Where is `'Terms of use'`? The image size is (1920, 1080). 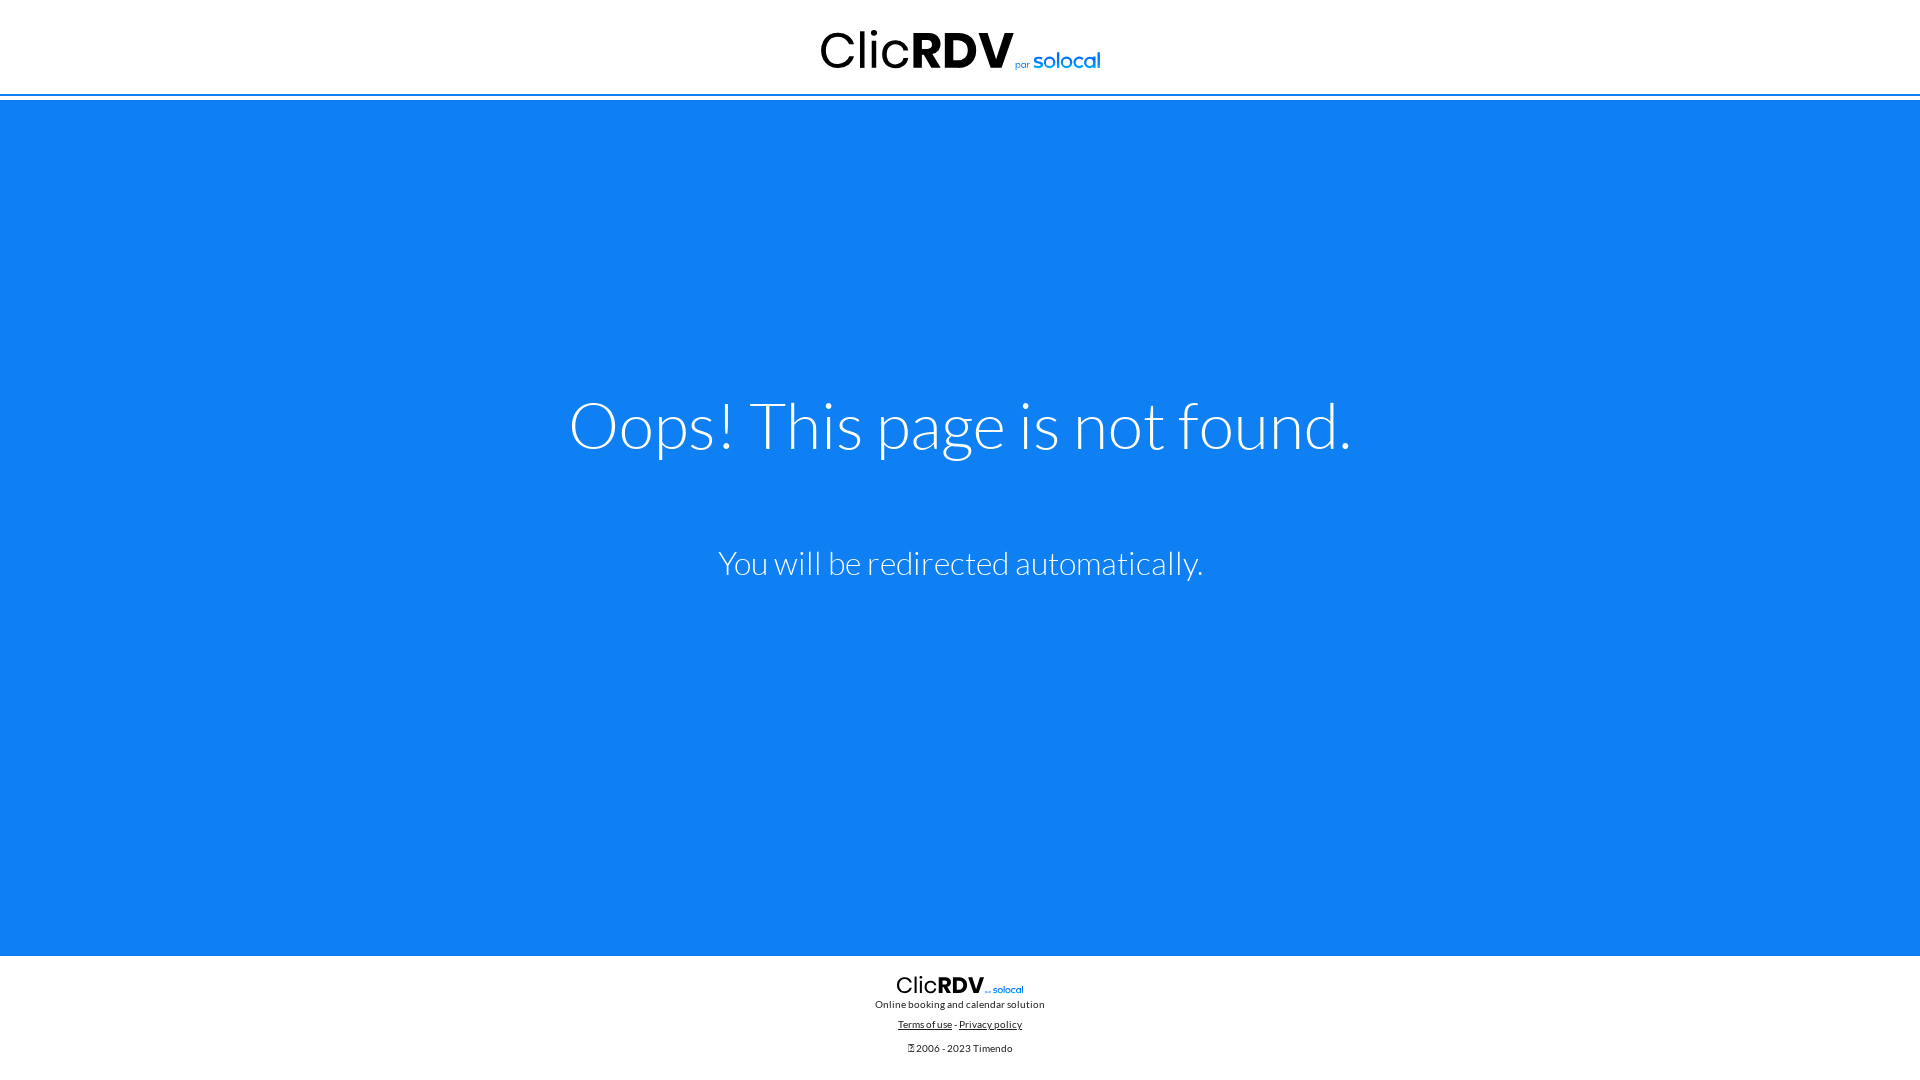
'Terms of use' is located at coordinates (896, 1023).